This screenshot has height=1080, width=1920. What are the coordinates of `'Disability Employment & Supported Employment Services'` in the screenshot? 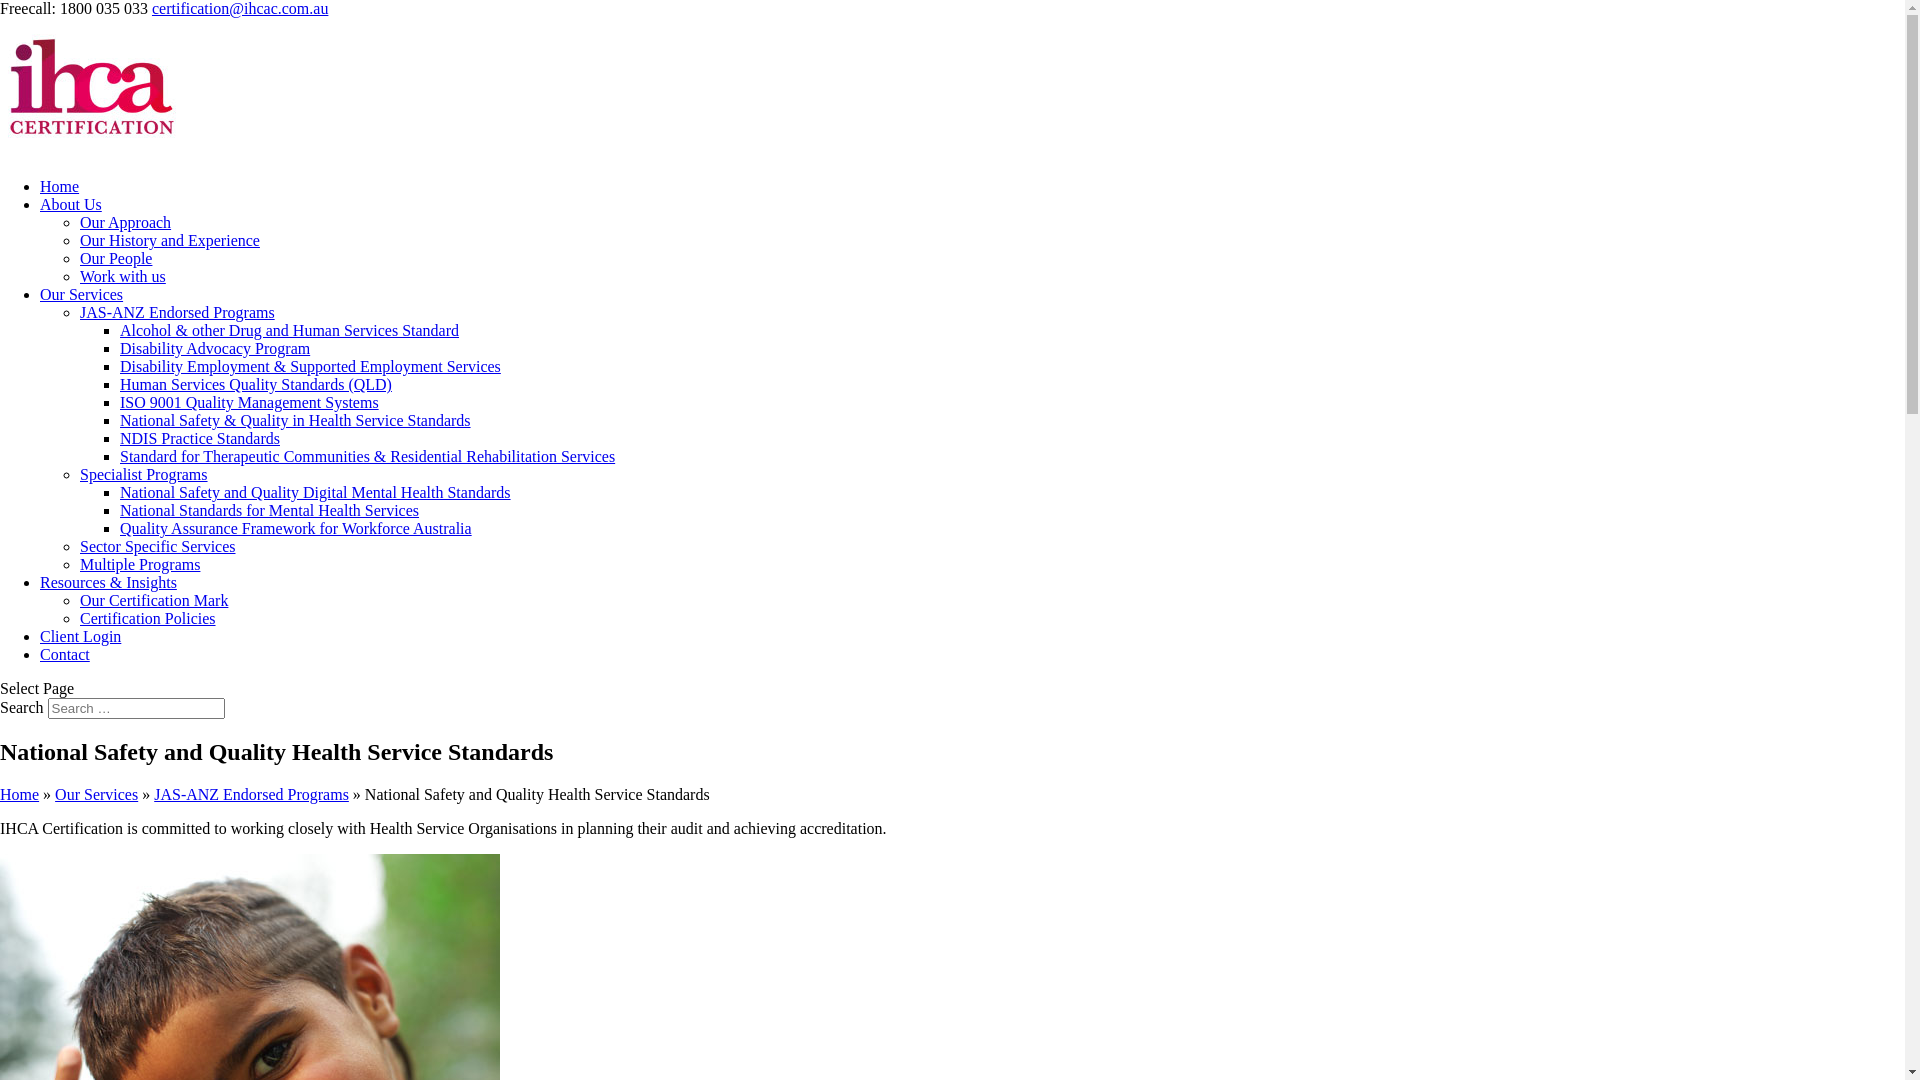 It's located at (309, 366).